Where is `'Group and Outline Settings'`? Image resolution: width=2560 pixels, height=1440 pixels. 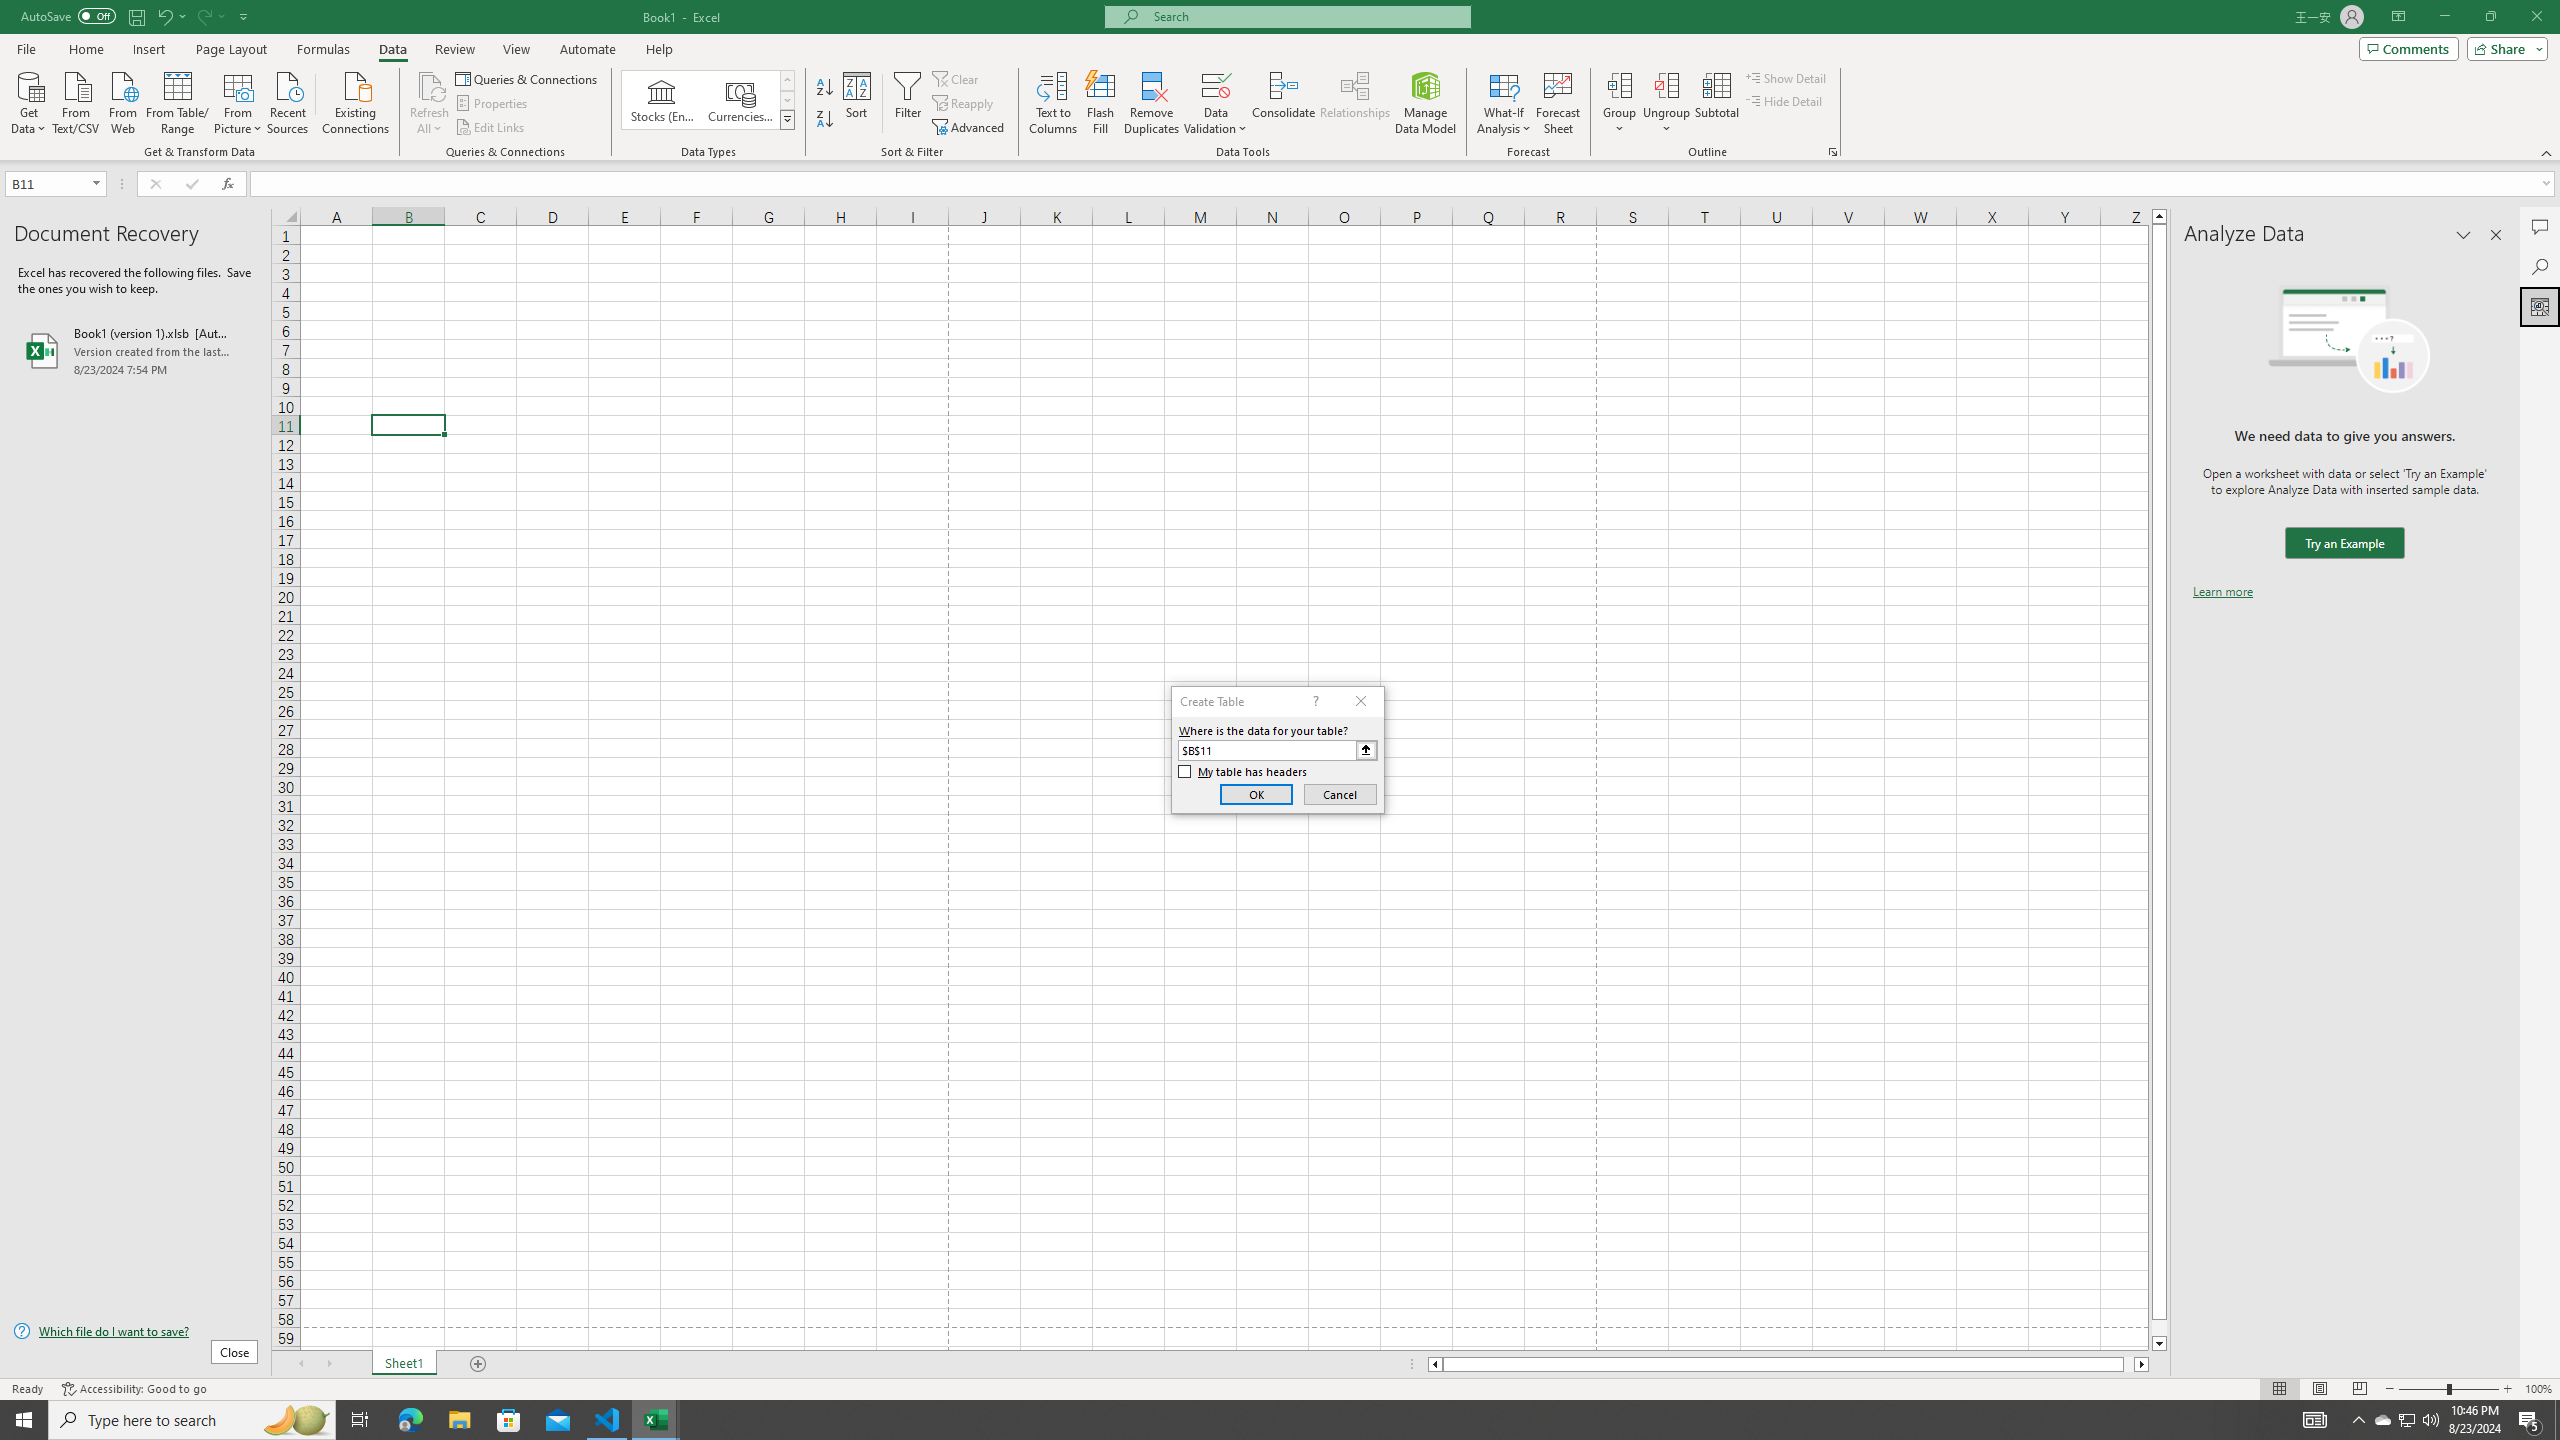
'Group and Outline Settings' is located at coordinates (1831, 150).